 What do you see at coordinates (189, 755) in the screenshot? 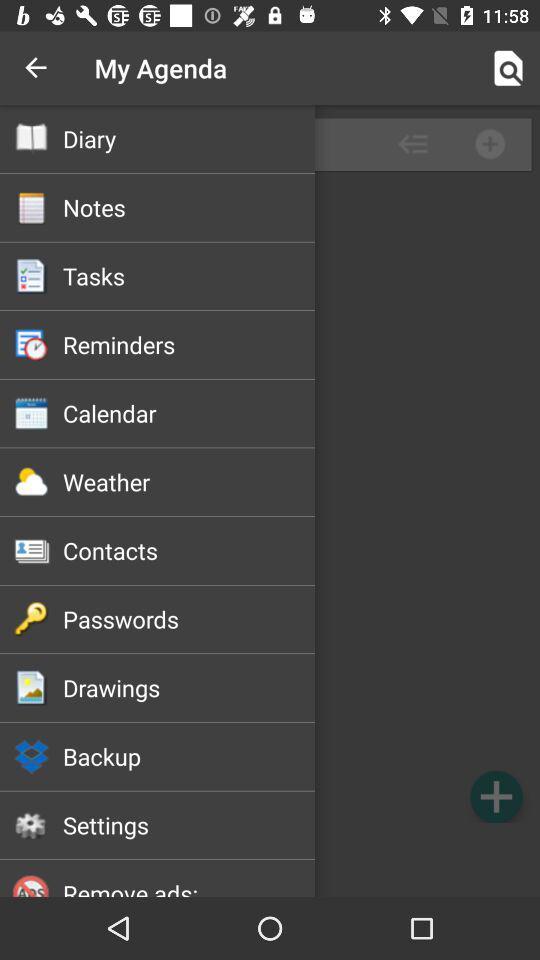
I see `the icon above the settings item` at bounding box center [189, 755].